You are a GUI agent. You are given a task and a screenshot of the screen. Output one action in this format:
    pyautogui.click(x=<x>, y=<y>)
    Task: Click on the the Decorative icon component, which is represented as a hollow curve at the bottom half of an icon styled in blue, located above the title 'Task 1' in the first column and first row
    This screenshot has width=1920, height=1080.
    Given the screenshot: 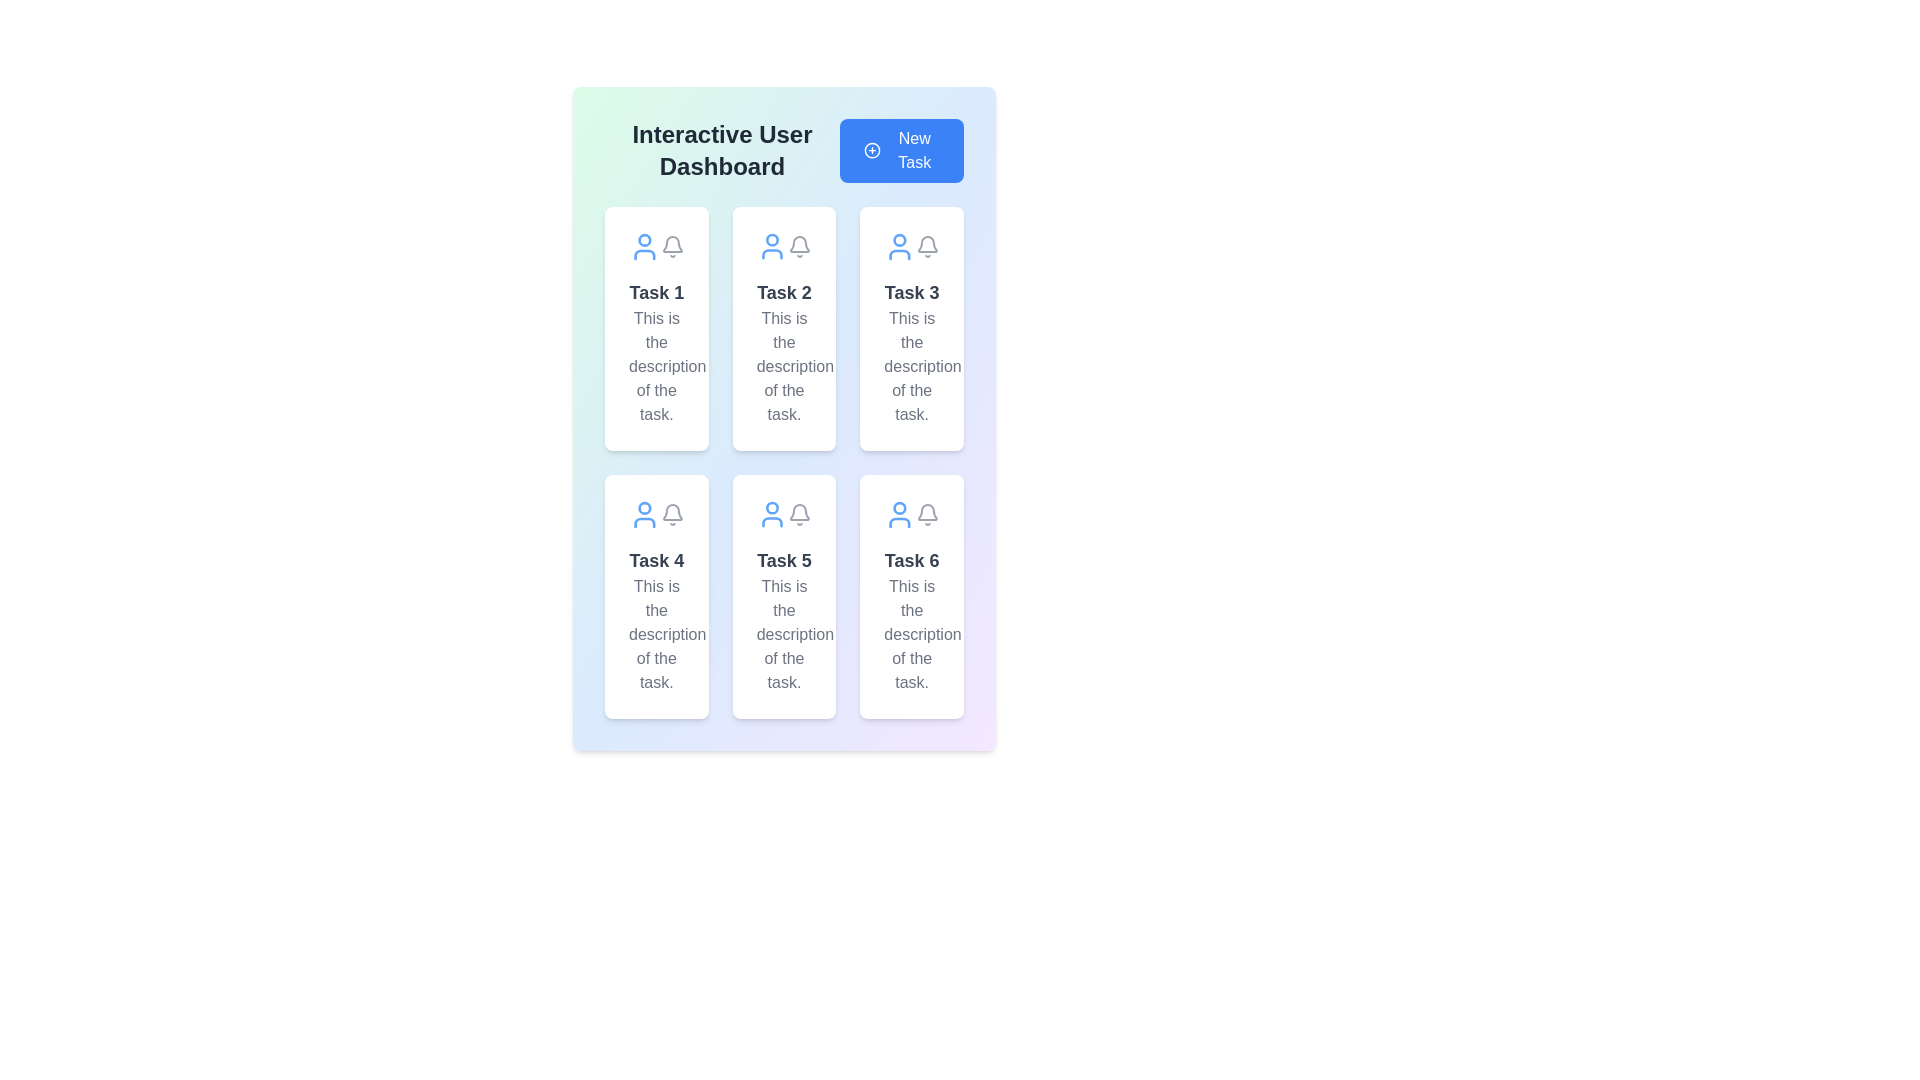 What is the action you would take?
    pyautogui.click(x=644, y=253)
    